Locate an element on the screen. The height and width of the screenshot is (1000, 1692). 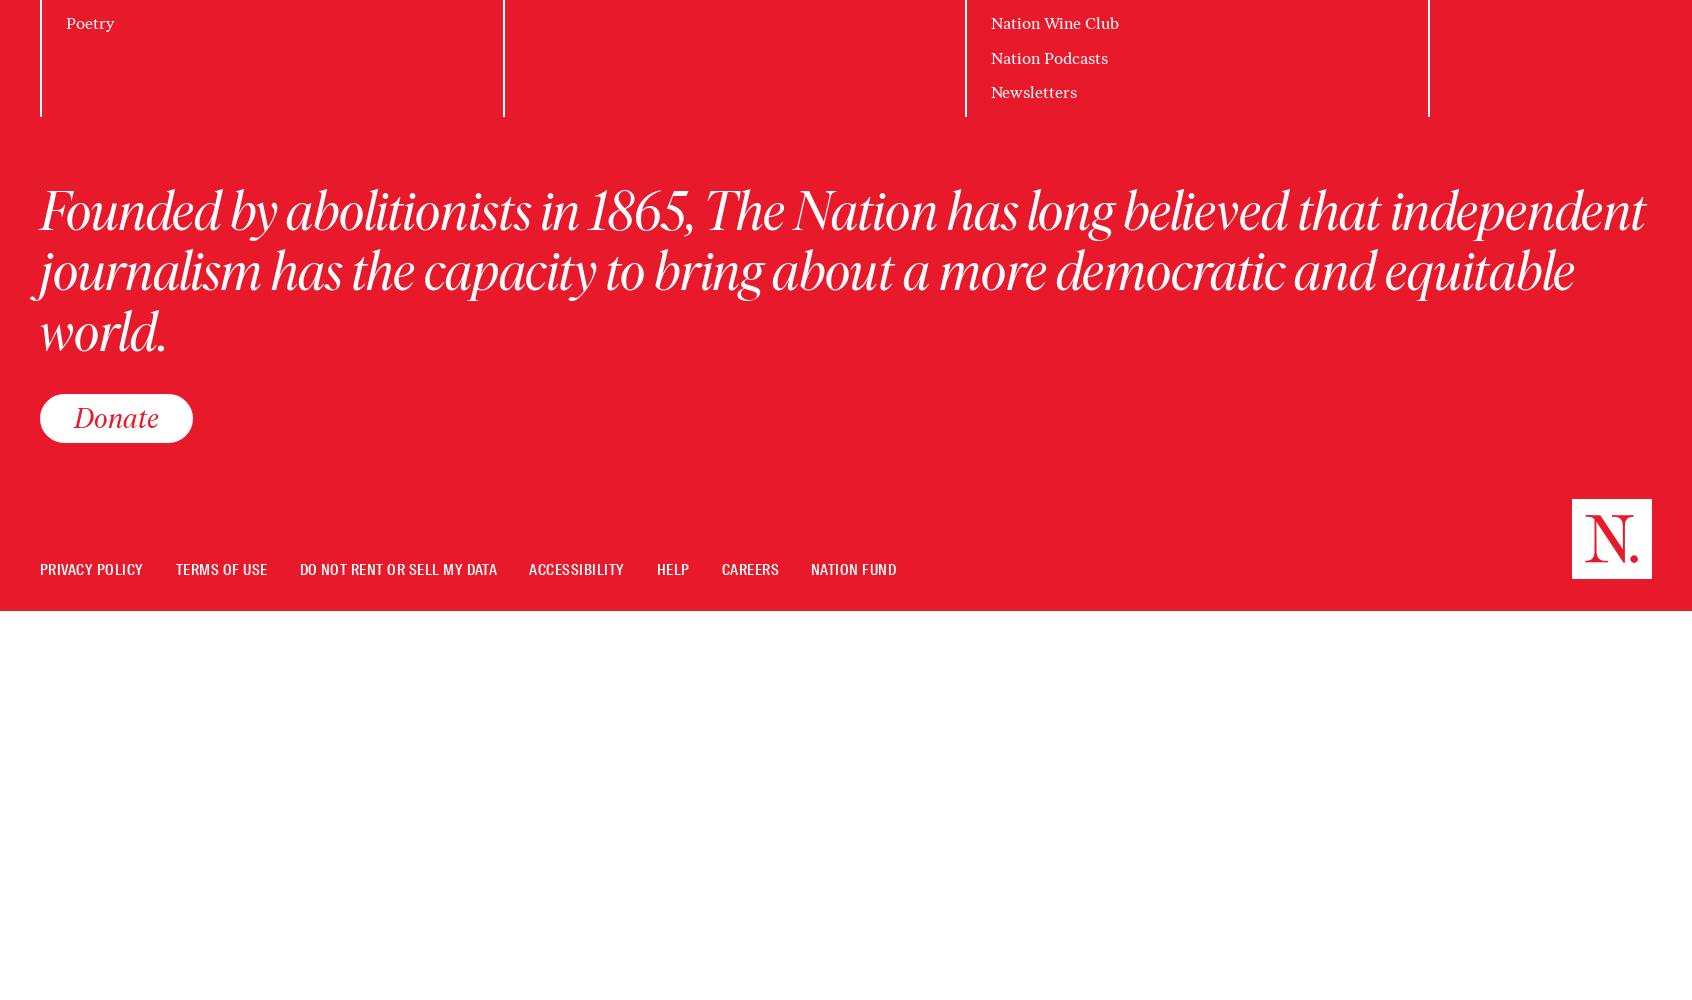
'Accessibility' is located at coordinates (528, 569).